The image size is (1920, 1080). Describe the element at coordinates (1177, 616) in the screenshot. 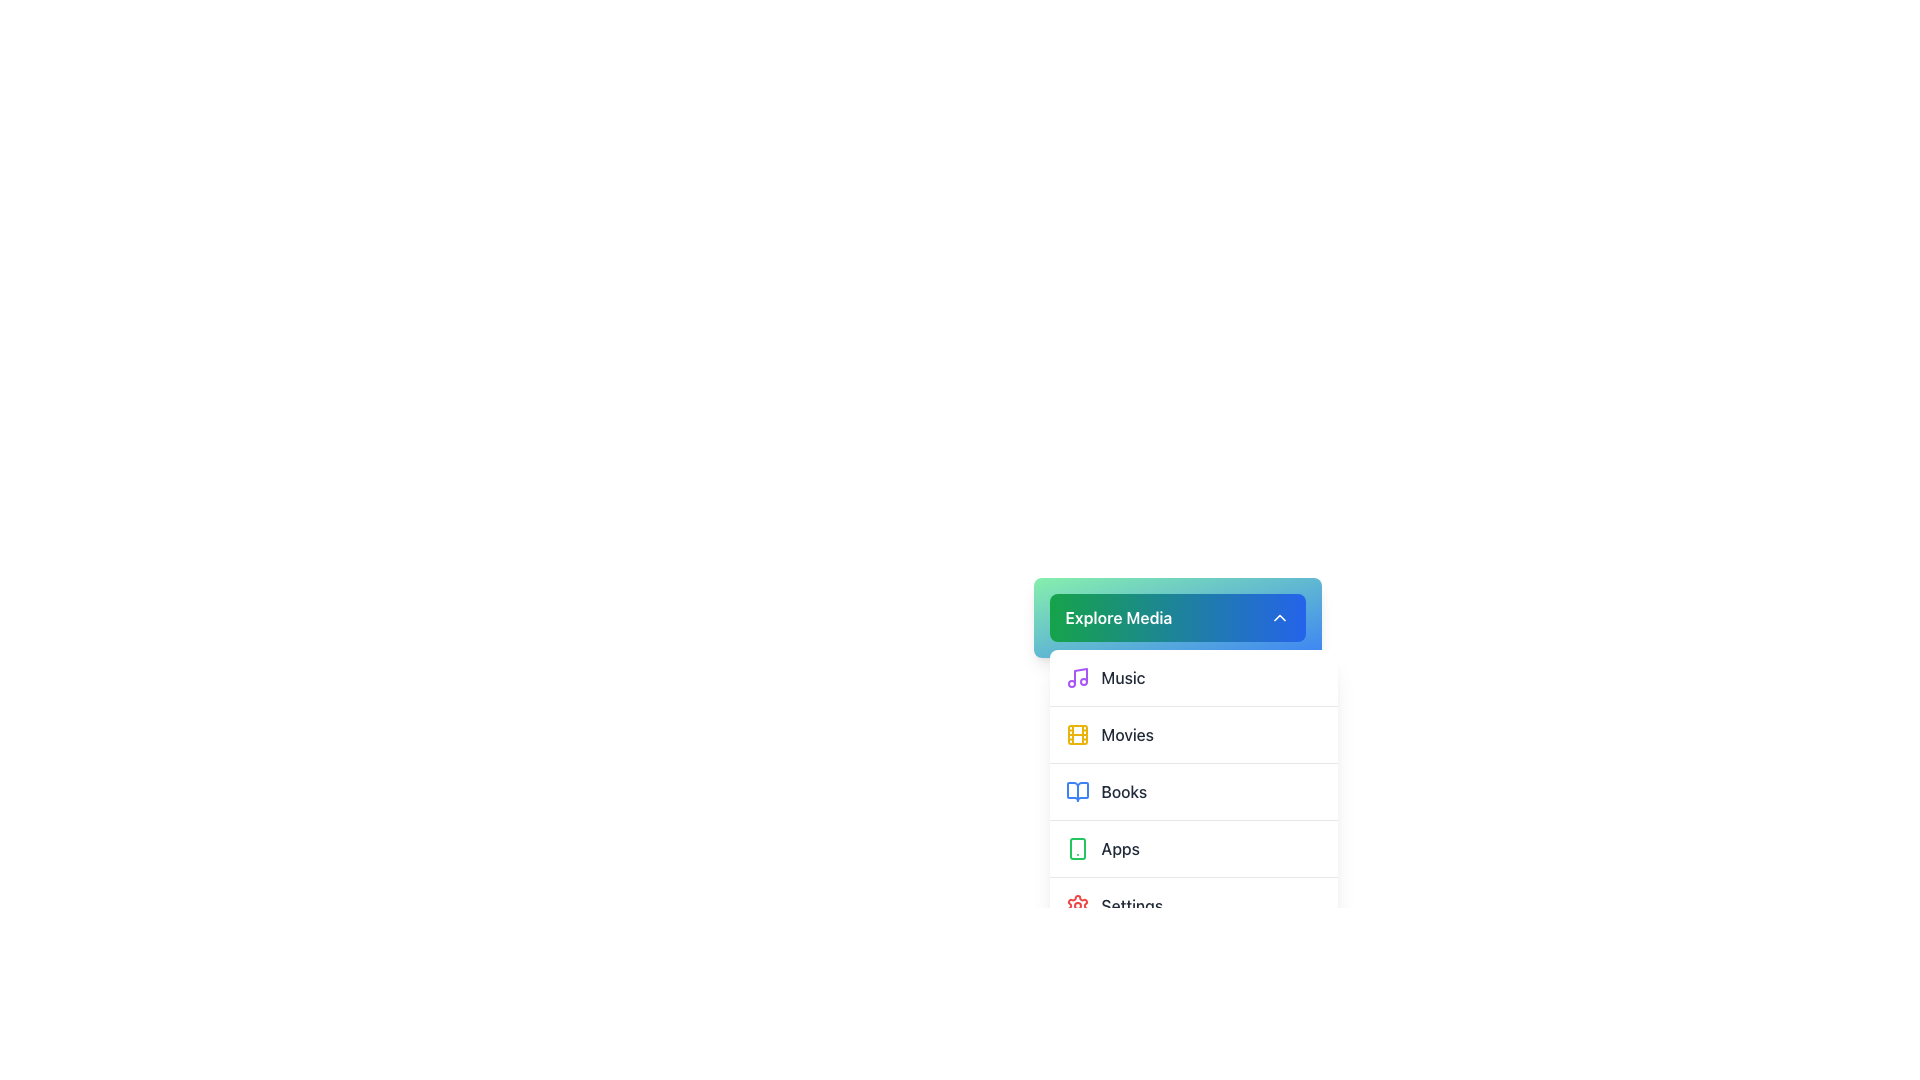

I see `the 'Explore Media' dropdown toggle button with a gradient background` at that location.